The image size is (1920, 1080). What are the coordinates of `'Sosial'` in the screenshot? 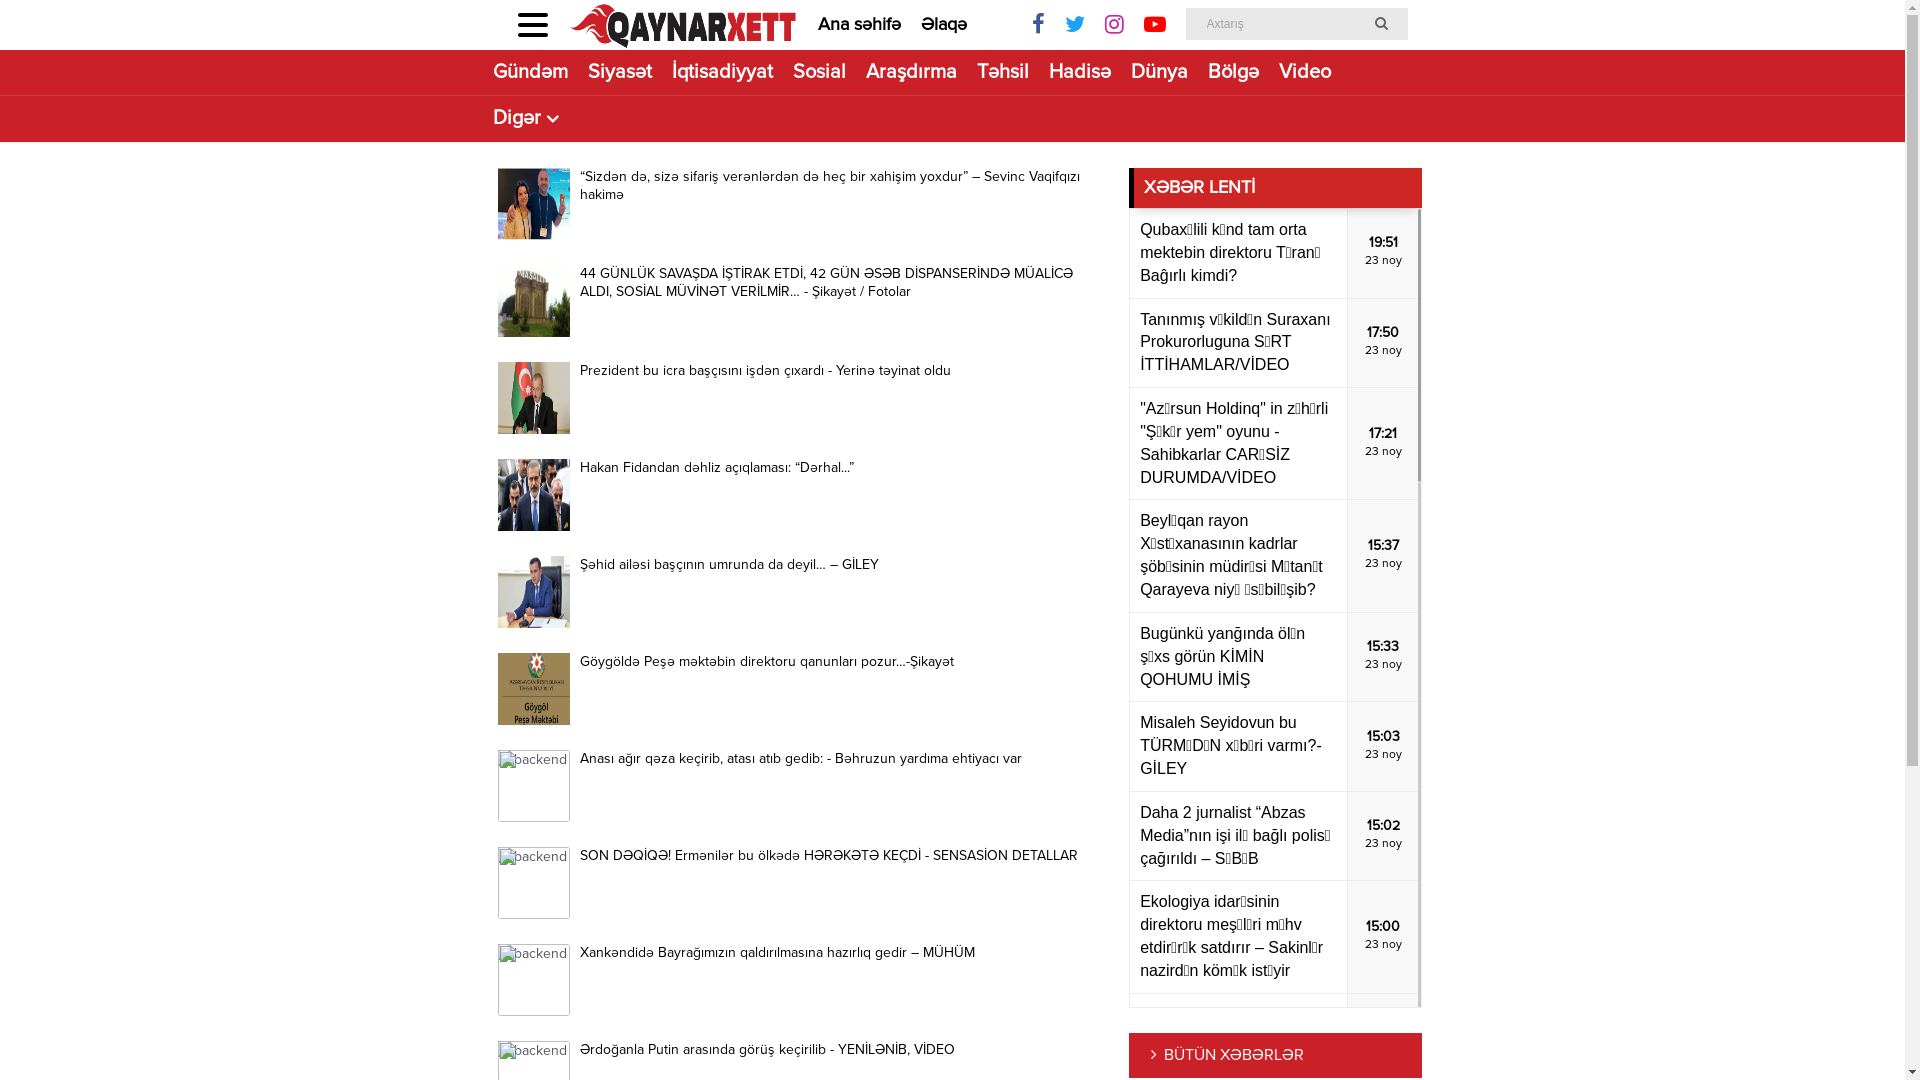 It's located at (818, 72).